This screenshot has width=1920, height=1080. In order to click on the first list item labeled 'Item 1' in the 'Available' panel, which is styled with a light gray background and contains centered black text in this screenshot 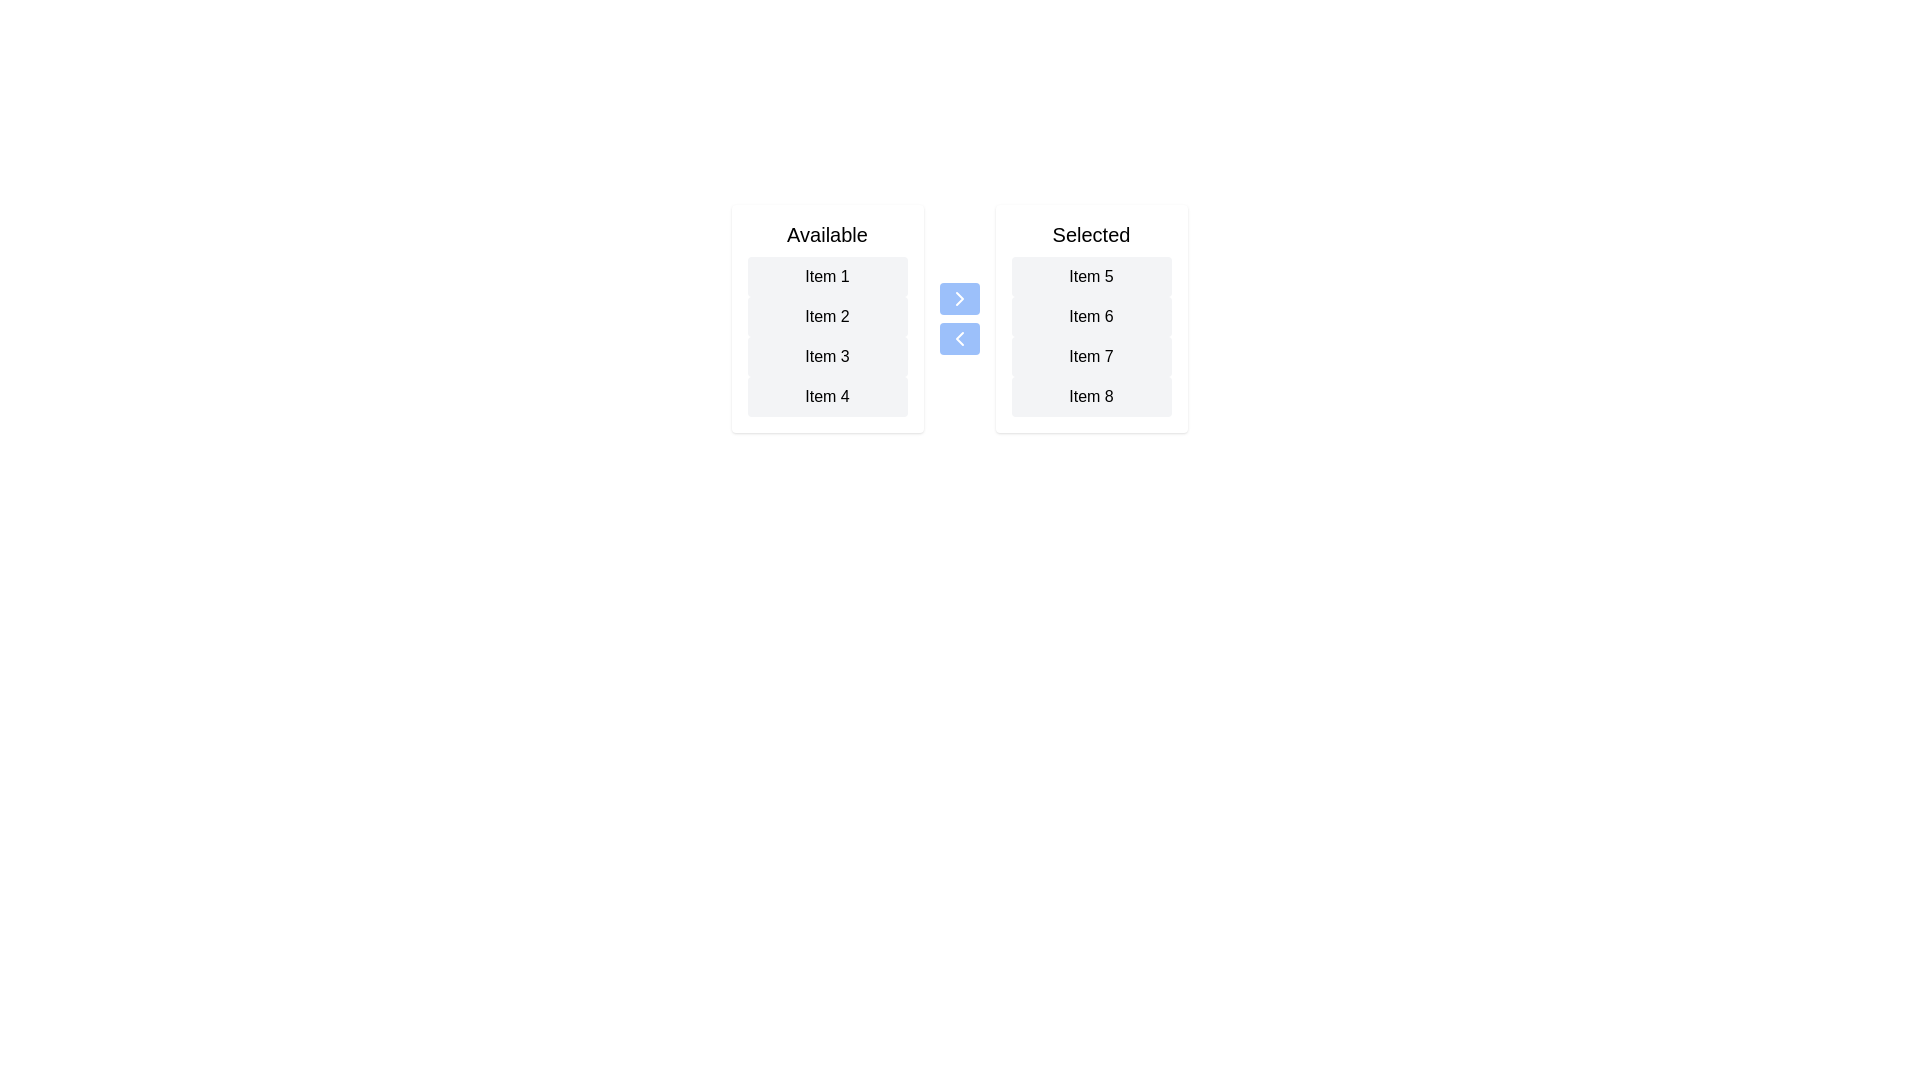, I will do `click(827, 277)`.